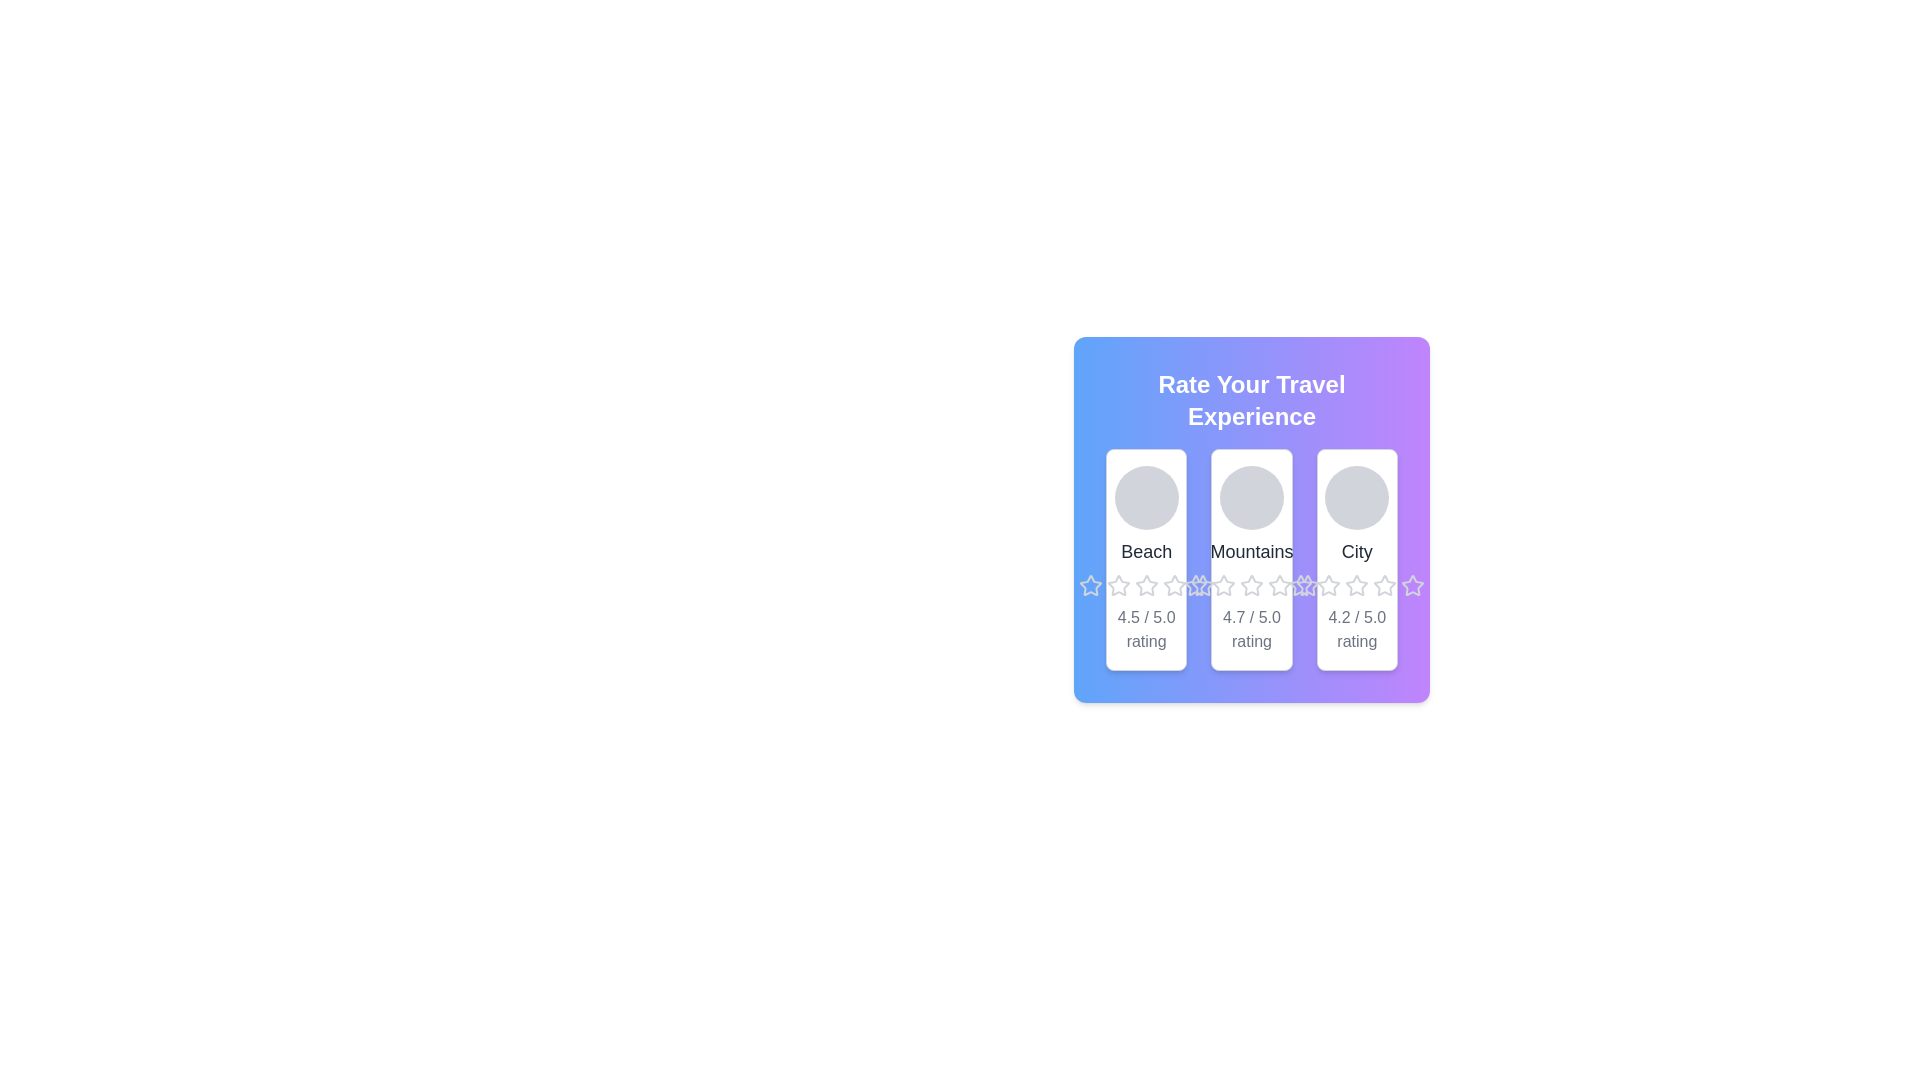  What do you see at coordinates (1174, 585) in the screenshot?
I see `the second star icon from the left in the 'Mountains' section to assign or modify the rating for the experience` at bounding box center [1174, 585].